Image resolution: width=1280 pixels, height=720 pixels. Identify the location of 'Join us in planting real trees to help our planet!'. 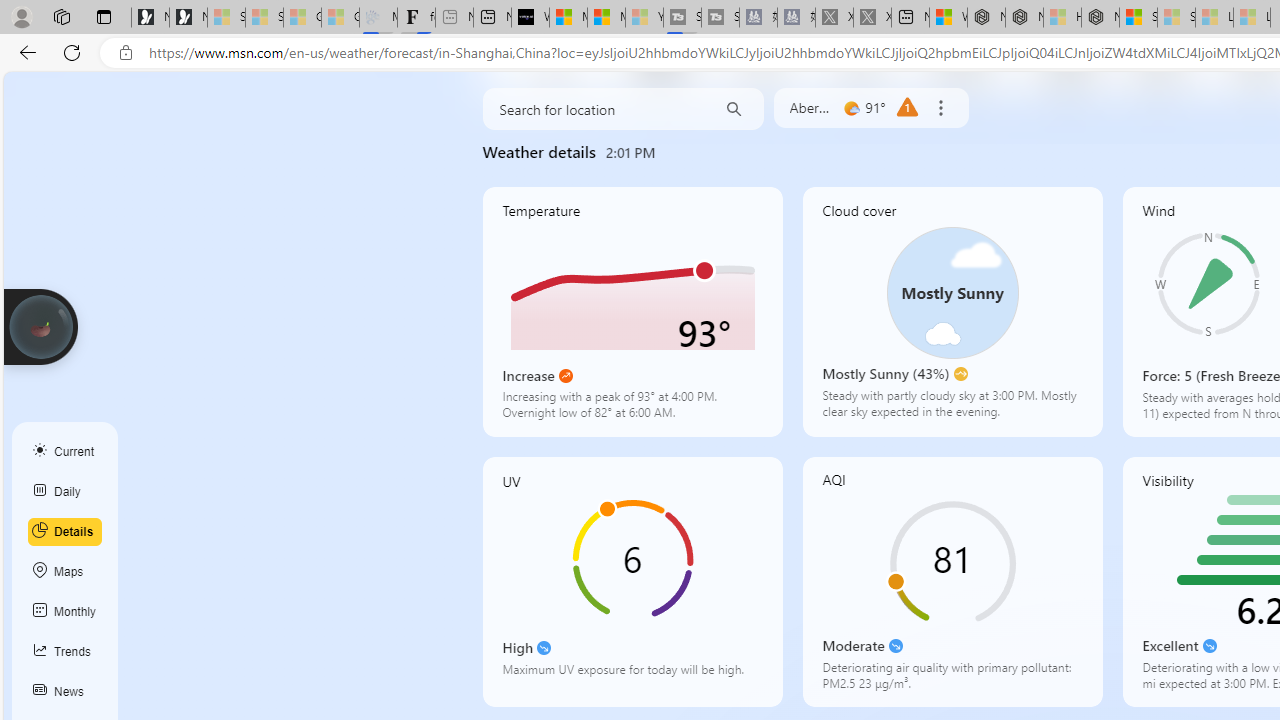
(40, 326).